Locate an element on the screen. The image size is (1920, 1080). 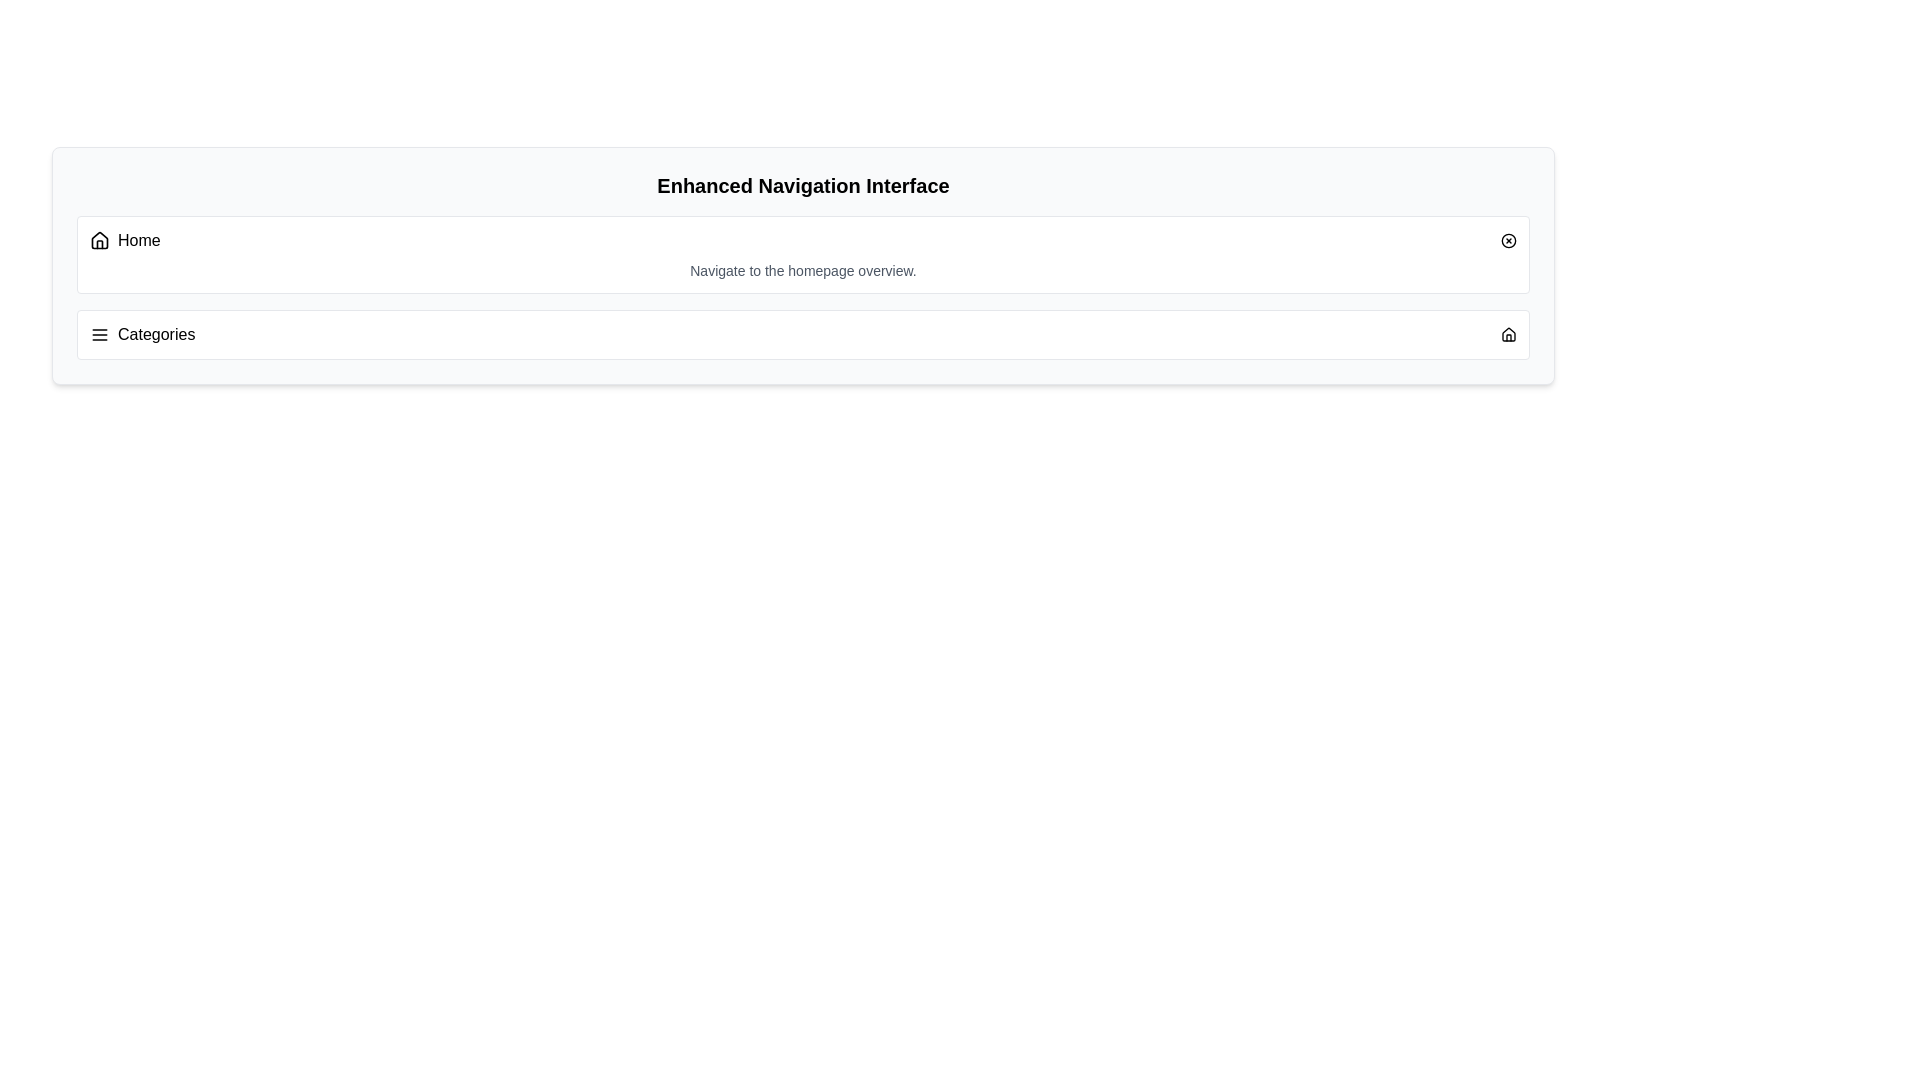
the menu icon, which consists of three horizontally aligned black lines, located immediately to the left of the text 'Categories' in the navigation pane is located at coordinates (99, 334).